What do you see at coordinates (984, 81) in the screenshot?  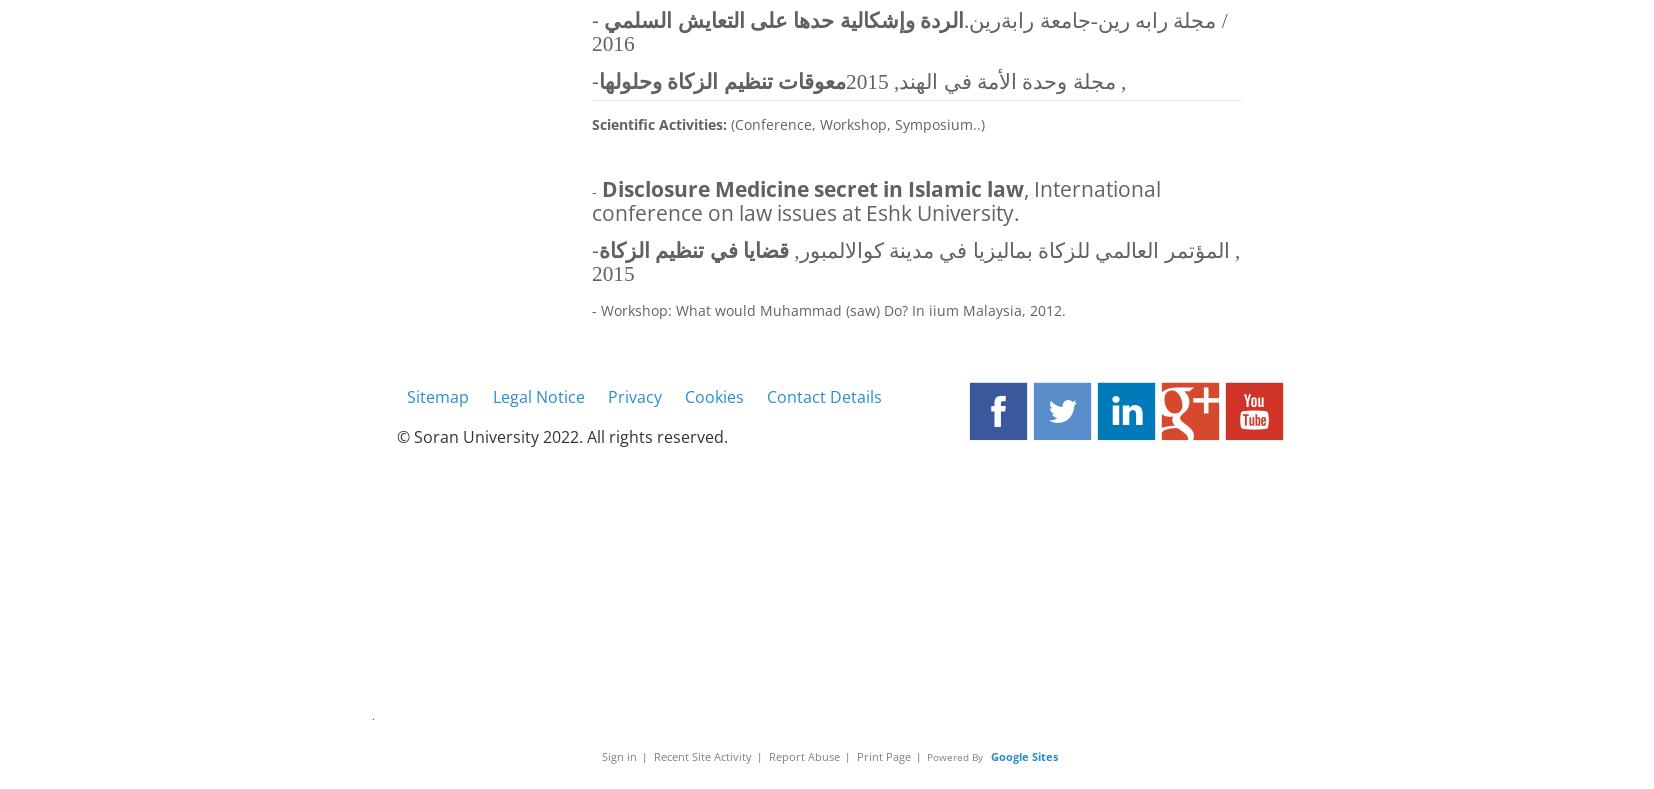 I see `', مجلة وحدة الأمة في
الهند, 2015'` at bounding box center [984, 81].